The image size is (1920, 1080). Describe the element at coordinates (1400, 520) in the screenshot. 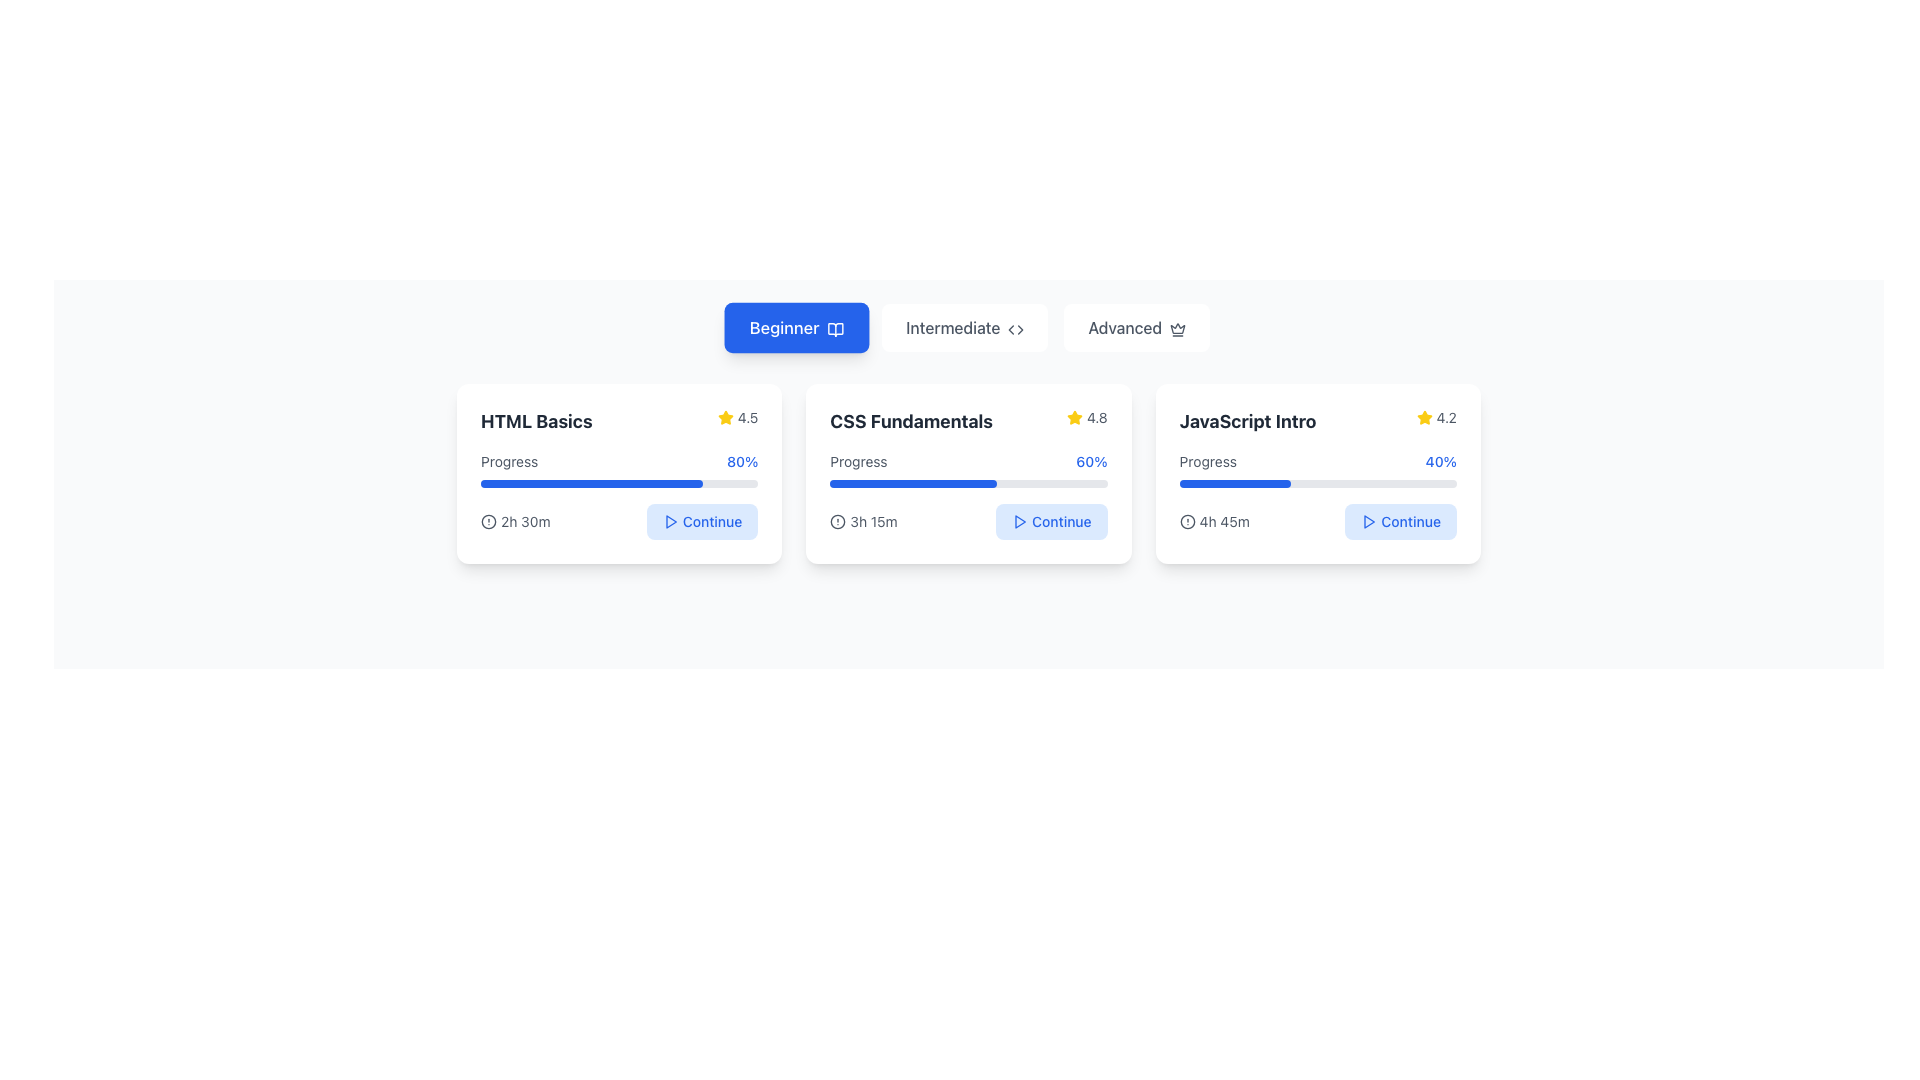

I see `the 'Continue' button with a light blue background and blue text, featuring a play icon, located at the bottom-right of the 'JavaScript Intro' course card to trigger visual effects` at that location.